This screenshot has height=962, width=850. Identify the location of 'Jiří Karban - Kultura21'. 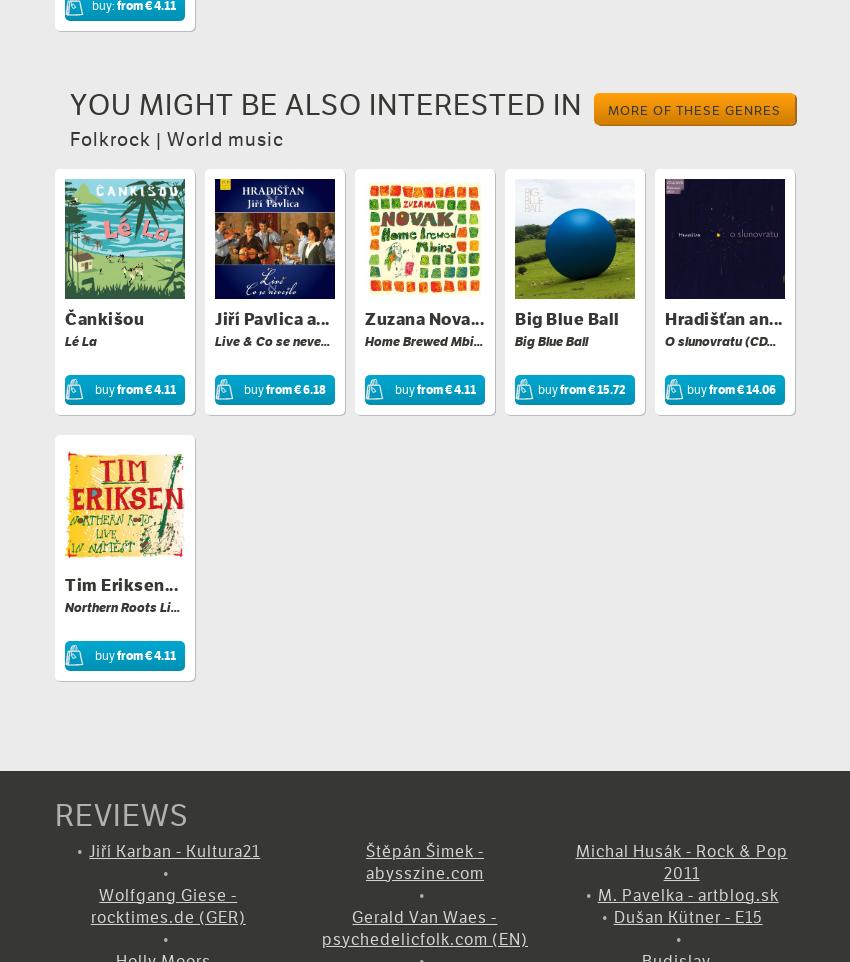
(173, 850).